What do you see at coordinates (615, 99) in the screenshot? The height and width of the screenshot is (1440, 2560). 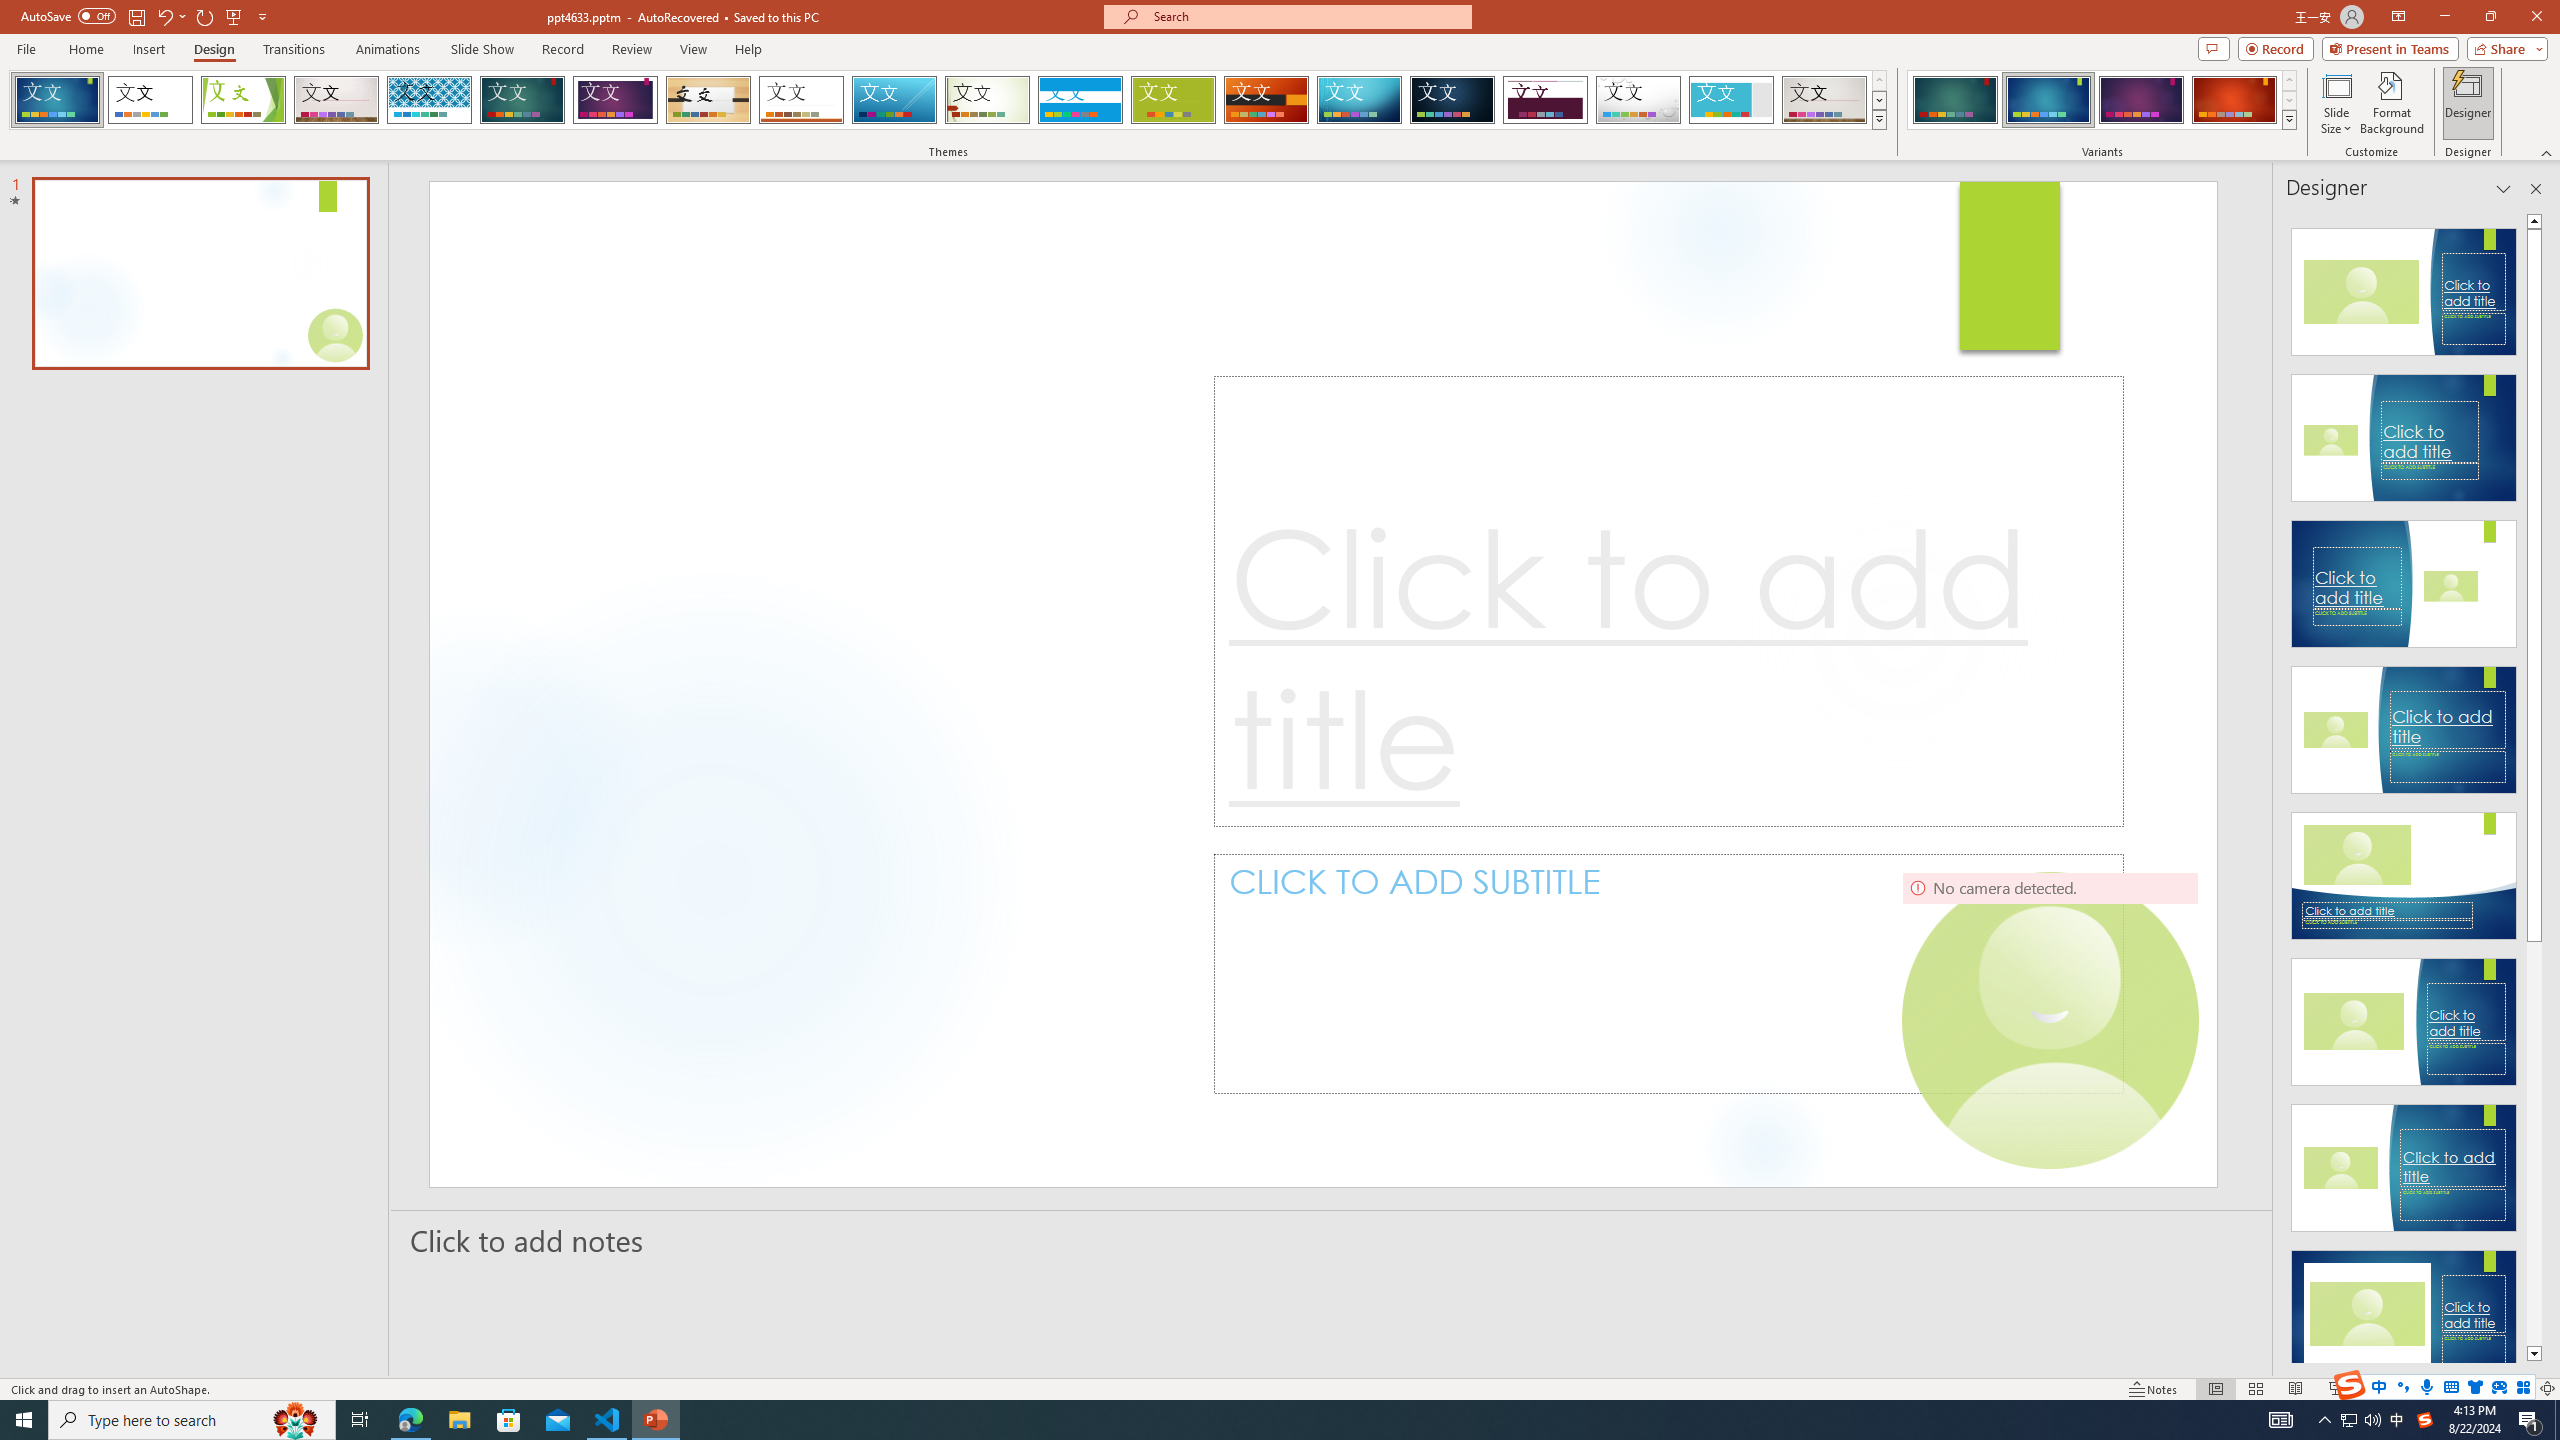 I see `'Ion Boardroom Loading Preview...'` at bounding box center [615, 99].